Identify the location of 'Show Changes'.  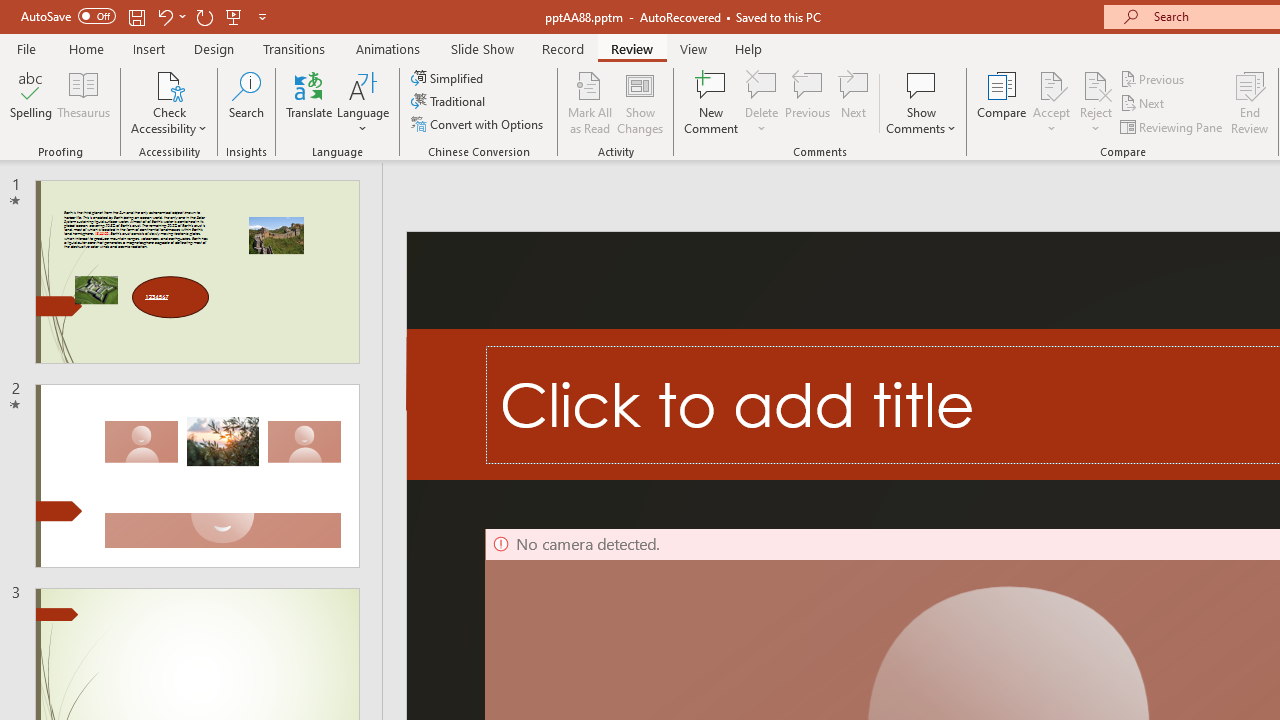
(640, 103).